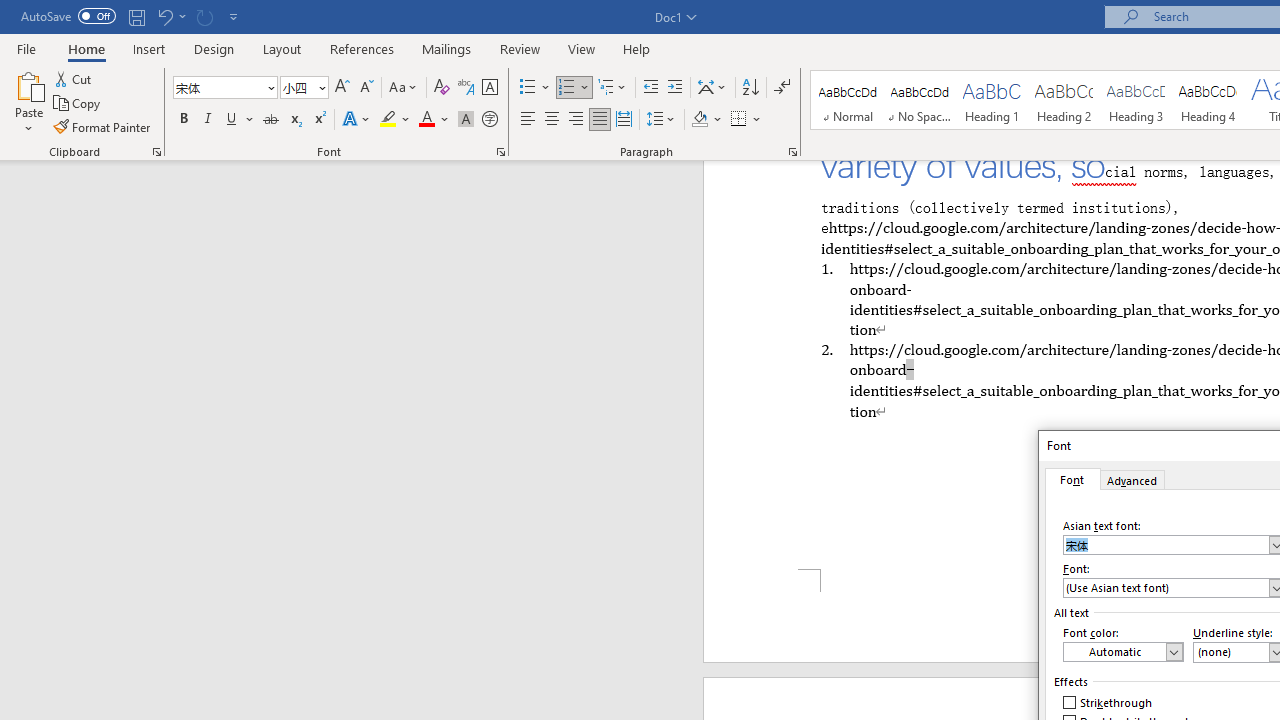  What do you see at coordinates (552, 119) in the screenshot?
I see `'Center'` at bounding box center [552, 119].